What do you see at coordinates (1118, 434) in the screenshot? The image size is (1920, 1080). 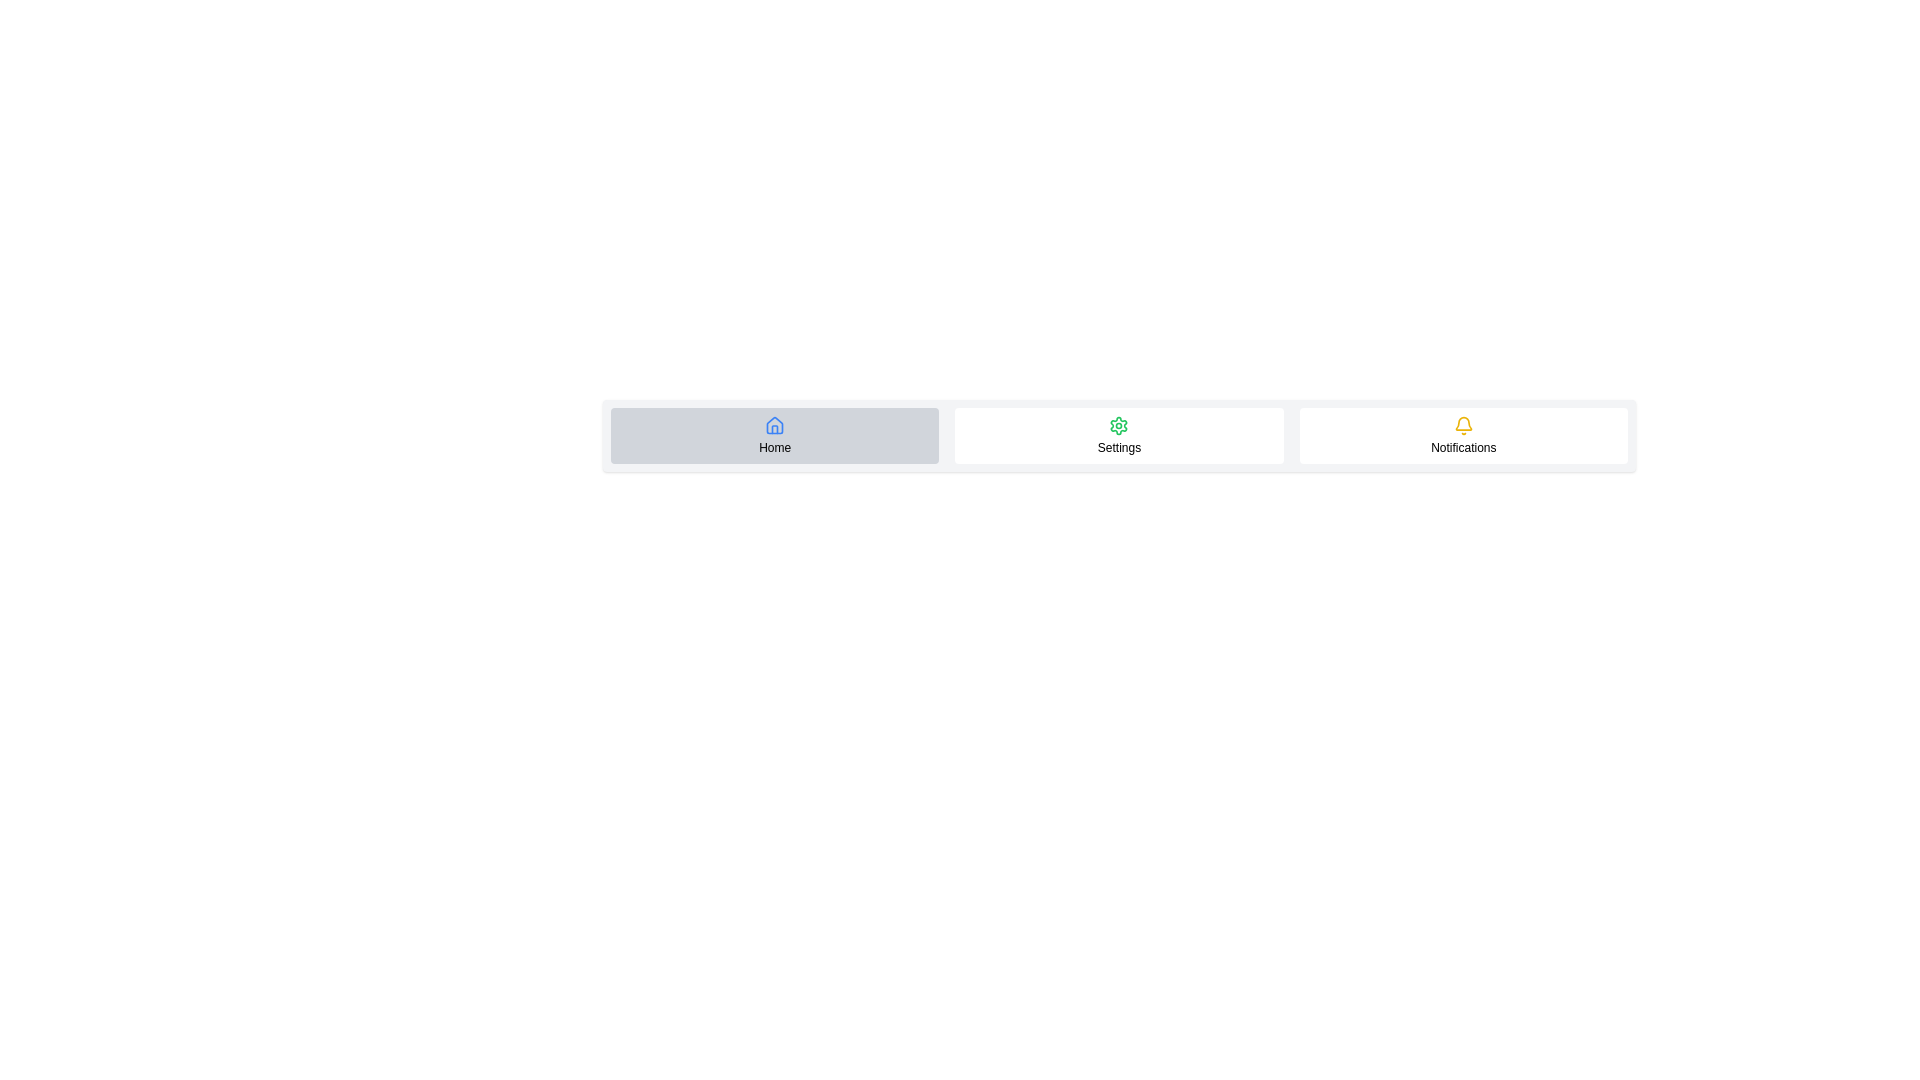 I see `the 'Settings' button with a green gear icon in the navigation bar` at bounding box center [1118, 434].